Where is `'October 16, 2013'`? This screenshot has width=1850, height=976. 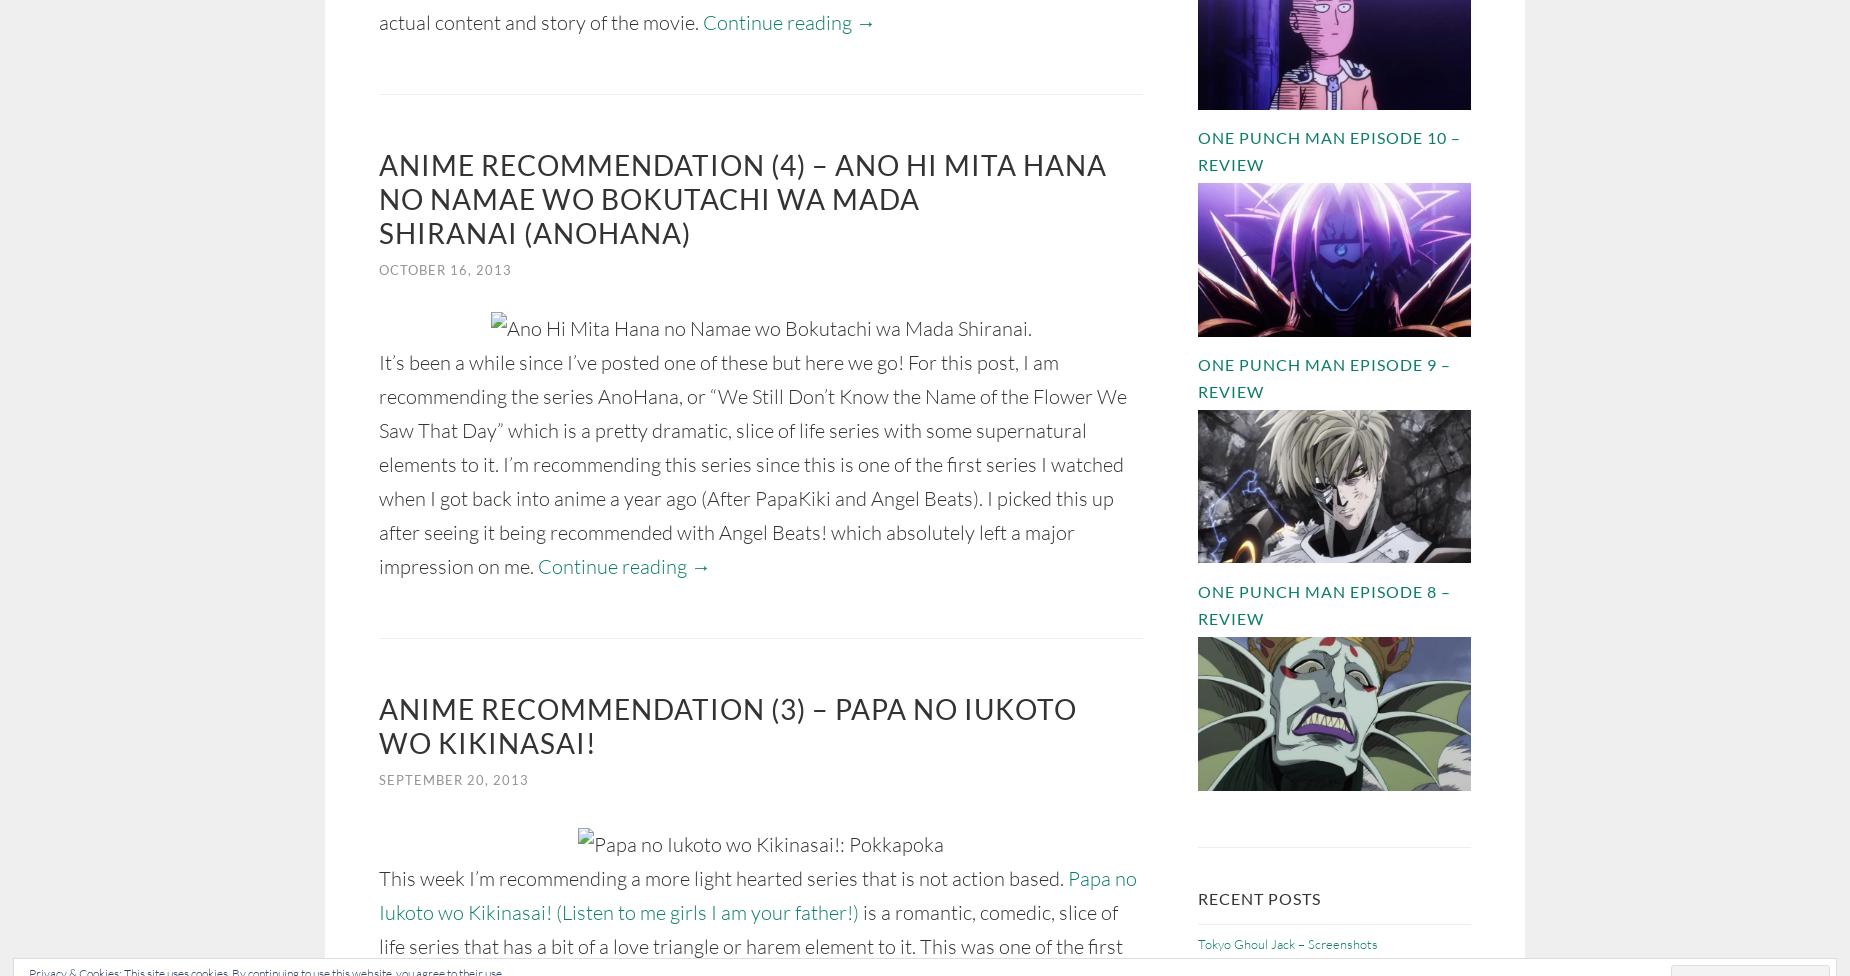 'October 16, 2013' is located at coordinates (444, 269).